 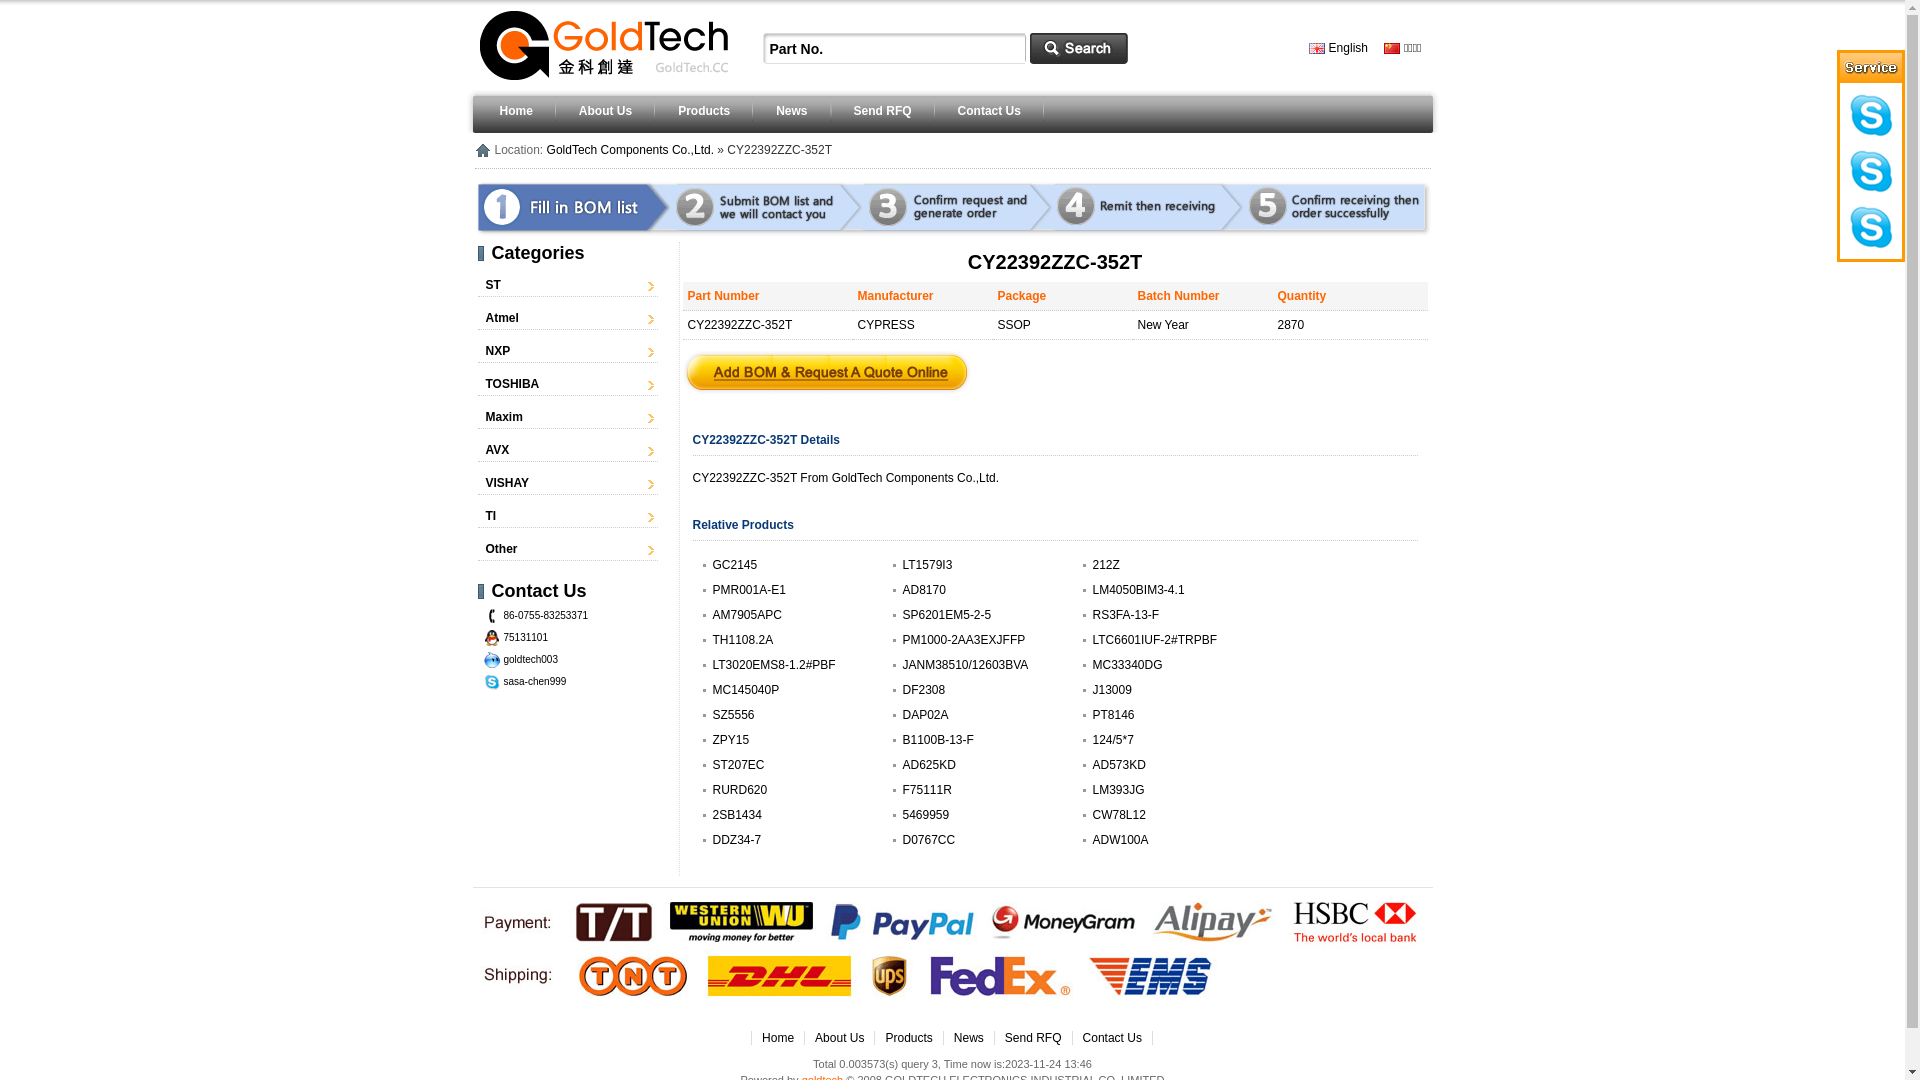 I want to click on 'SP6201EM5-2-5', so click(x=945, y=613).